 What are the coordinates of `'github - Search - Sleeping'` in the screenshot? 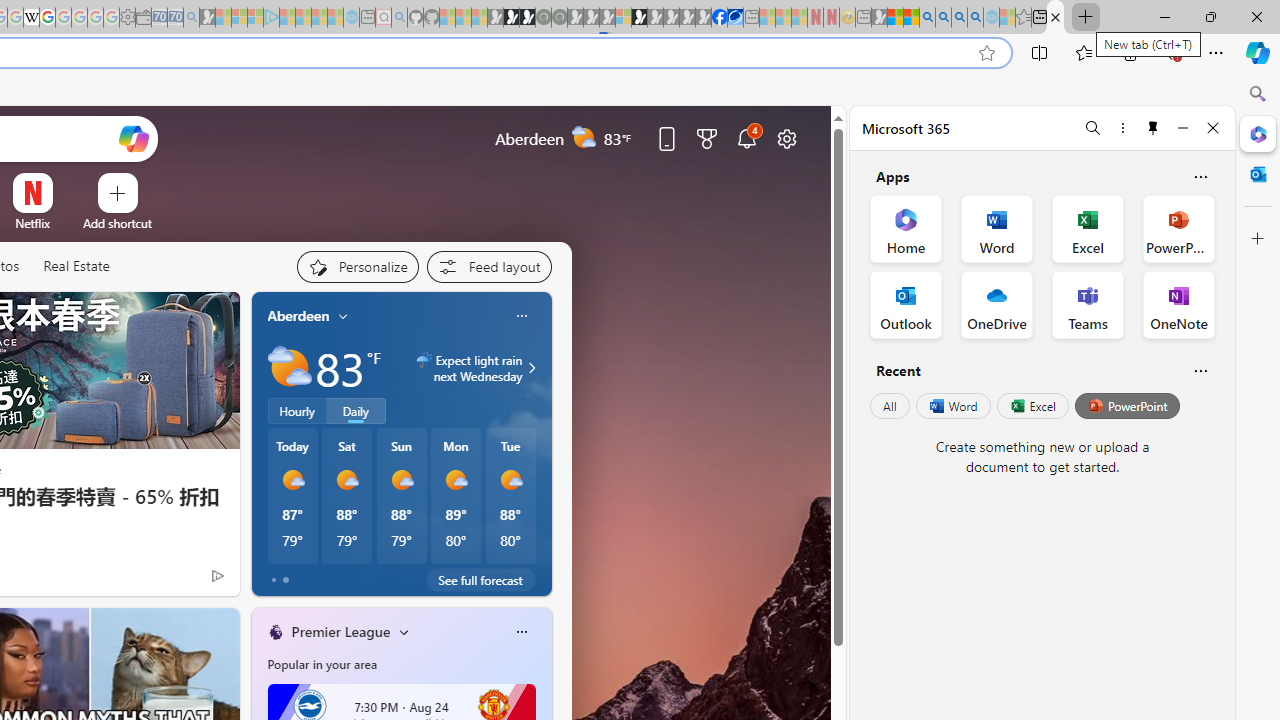 It's located at (399, 17).